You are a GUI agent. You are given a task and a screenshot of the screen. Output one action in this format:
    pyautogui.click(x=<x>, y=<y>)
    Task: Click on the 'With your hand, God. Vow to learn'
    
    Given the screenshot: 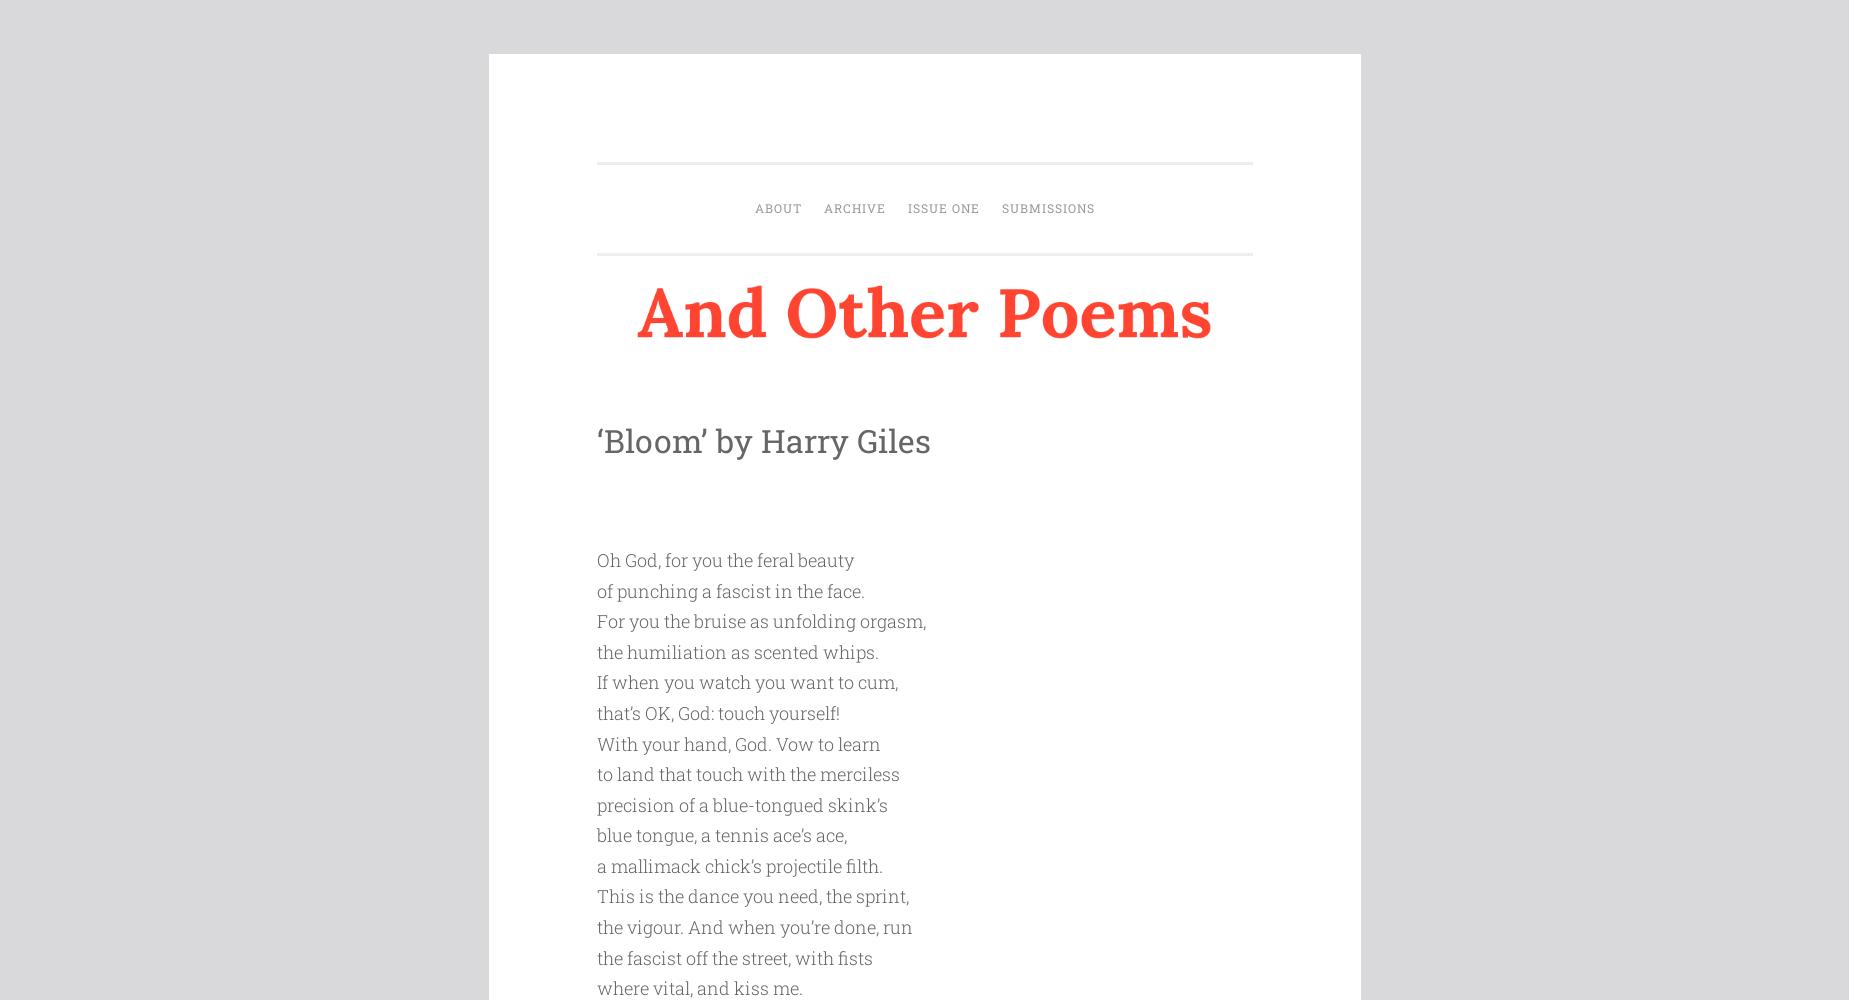 What is the action you would take?
    pyautogui.click(x=736, y=742)
    